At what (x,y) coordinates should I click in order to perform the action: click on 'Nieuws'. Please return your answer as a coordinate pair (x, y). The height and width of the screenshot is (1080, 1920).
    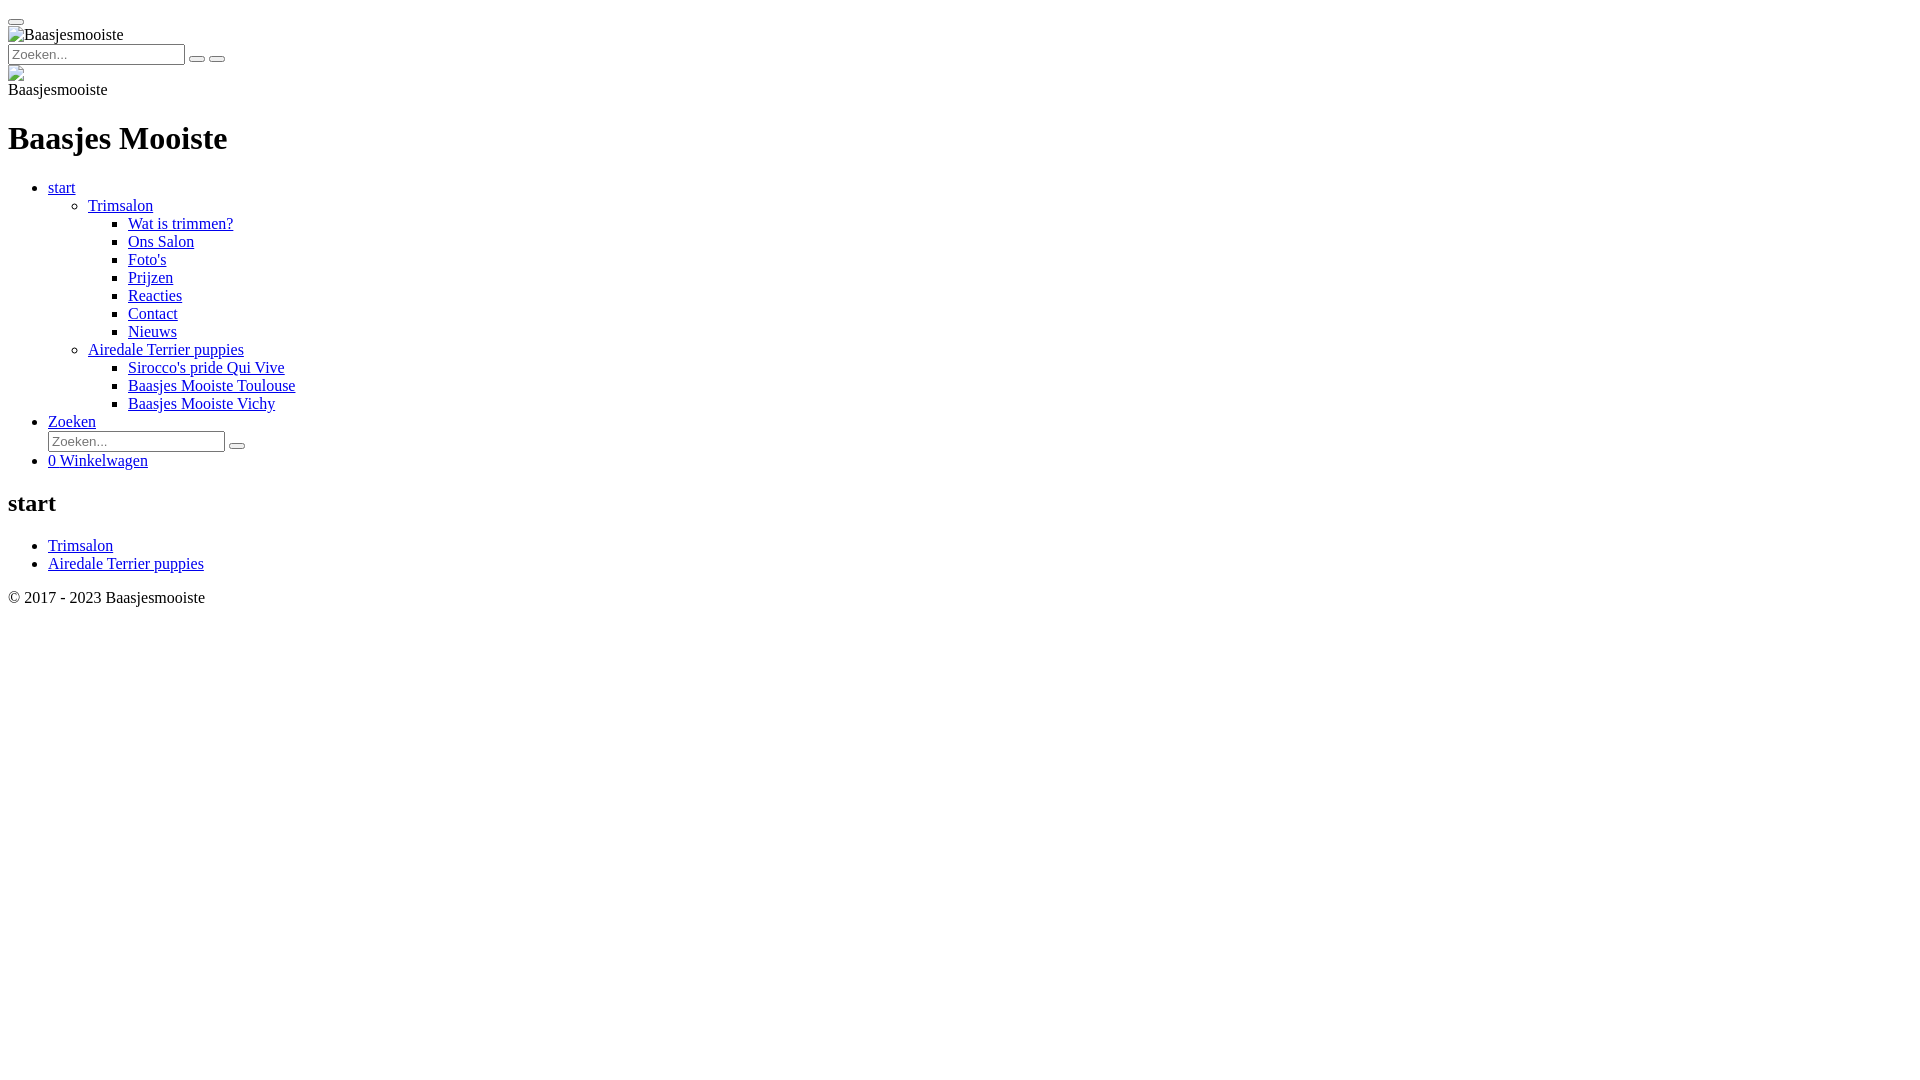
    Looking at the image, I should click on (151, 330).